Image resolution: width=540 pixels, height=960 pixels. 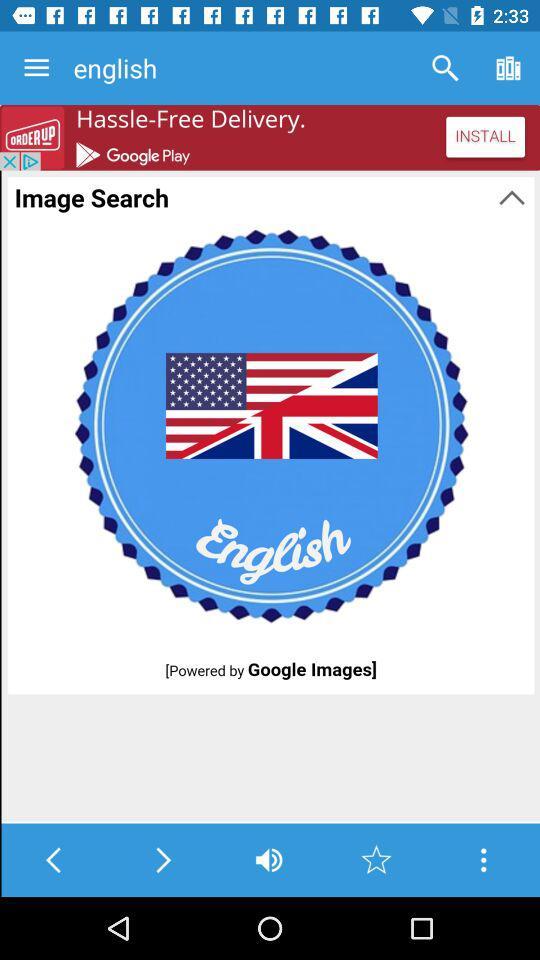 I want to click on set page as favorite, so click(x=376, y=859).